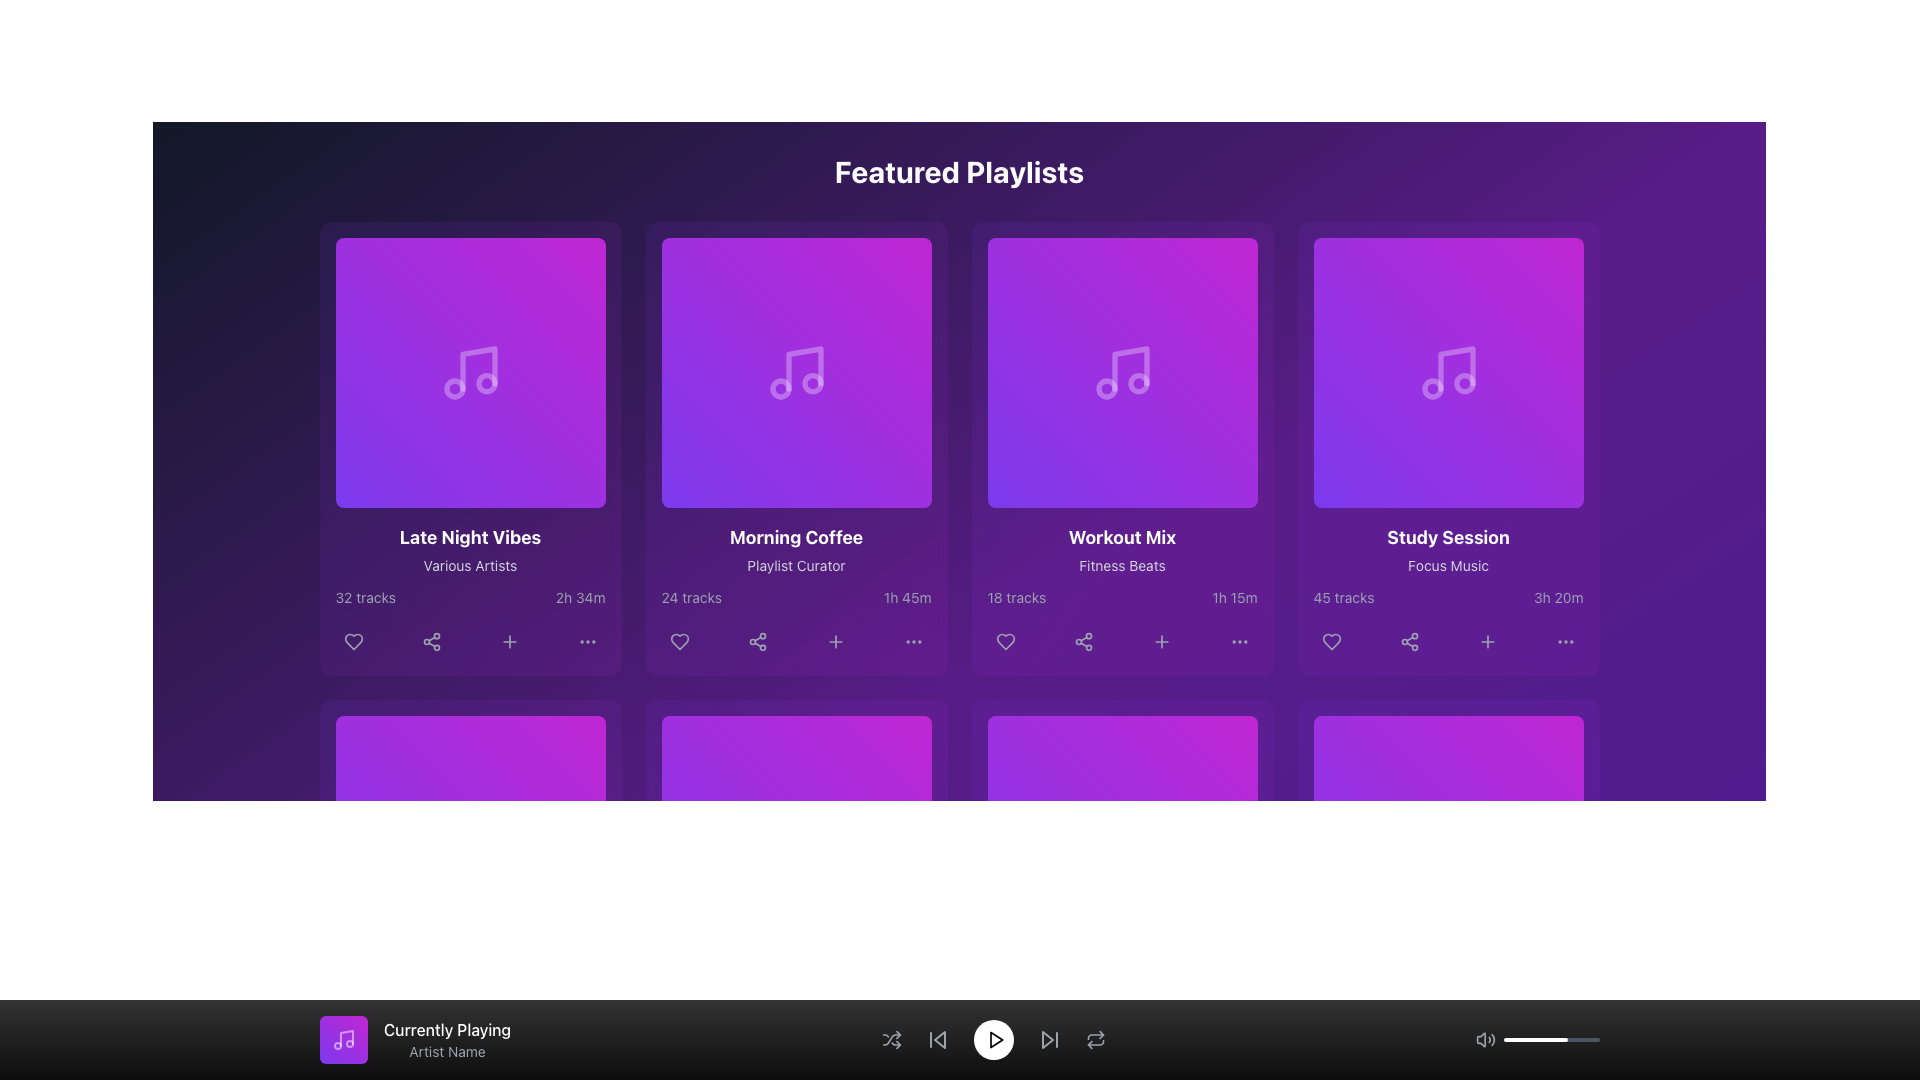 This screenshot has height=1080, width=1920. Describe the element at coordinates (1451, 373) in the screenshot. I see `the triangular play button icon located in the 'Study Session' playlist card, which is situated against a purple gradient background` at that location.